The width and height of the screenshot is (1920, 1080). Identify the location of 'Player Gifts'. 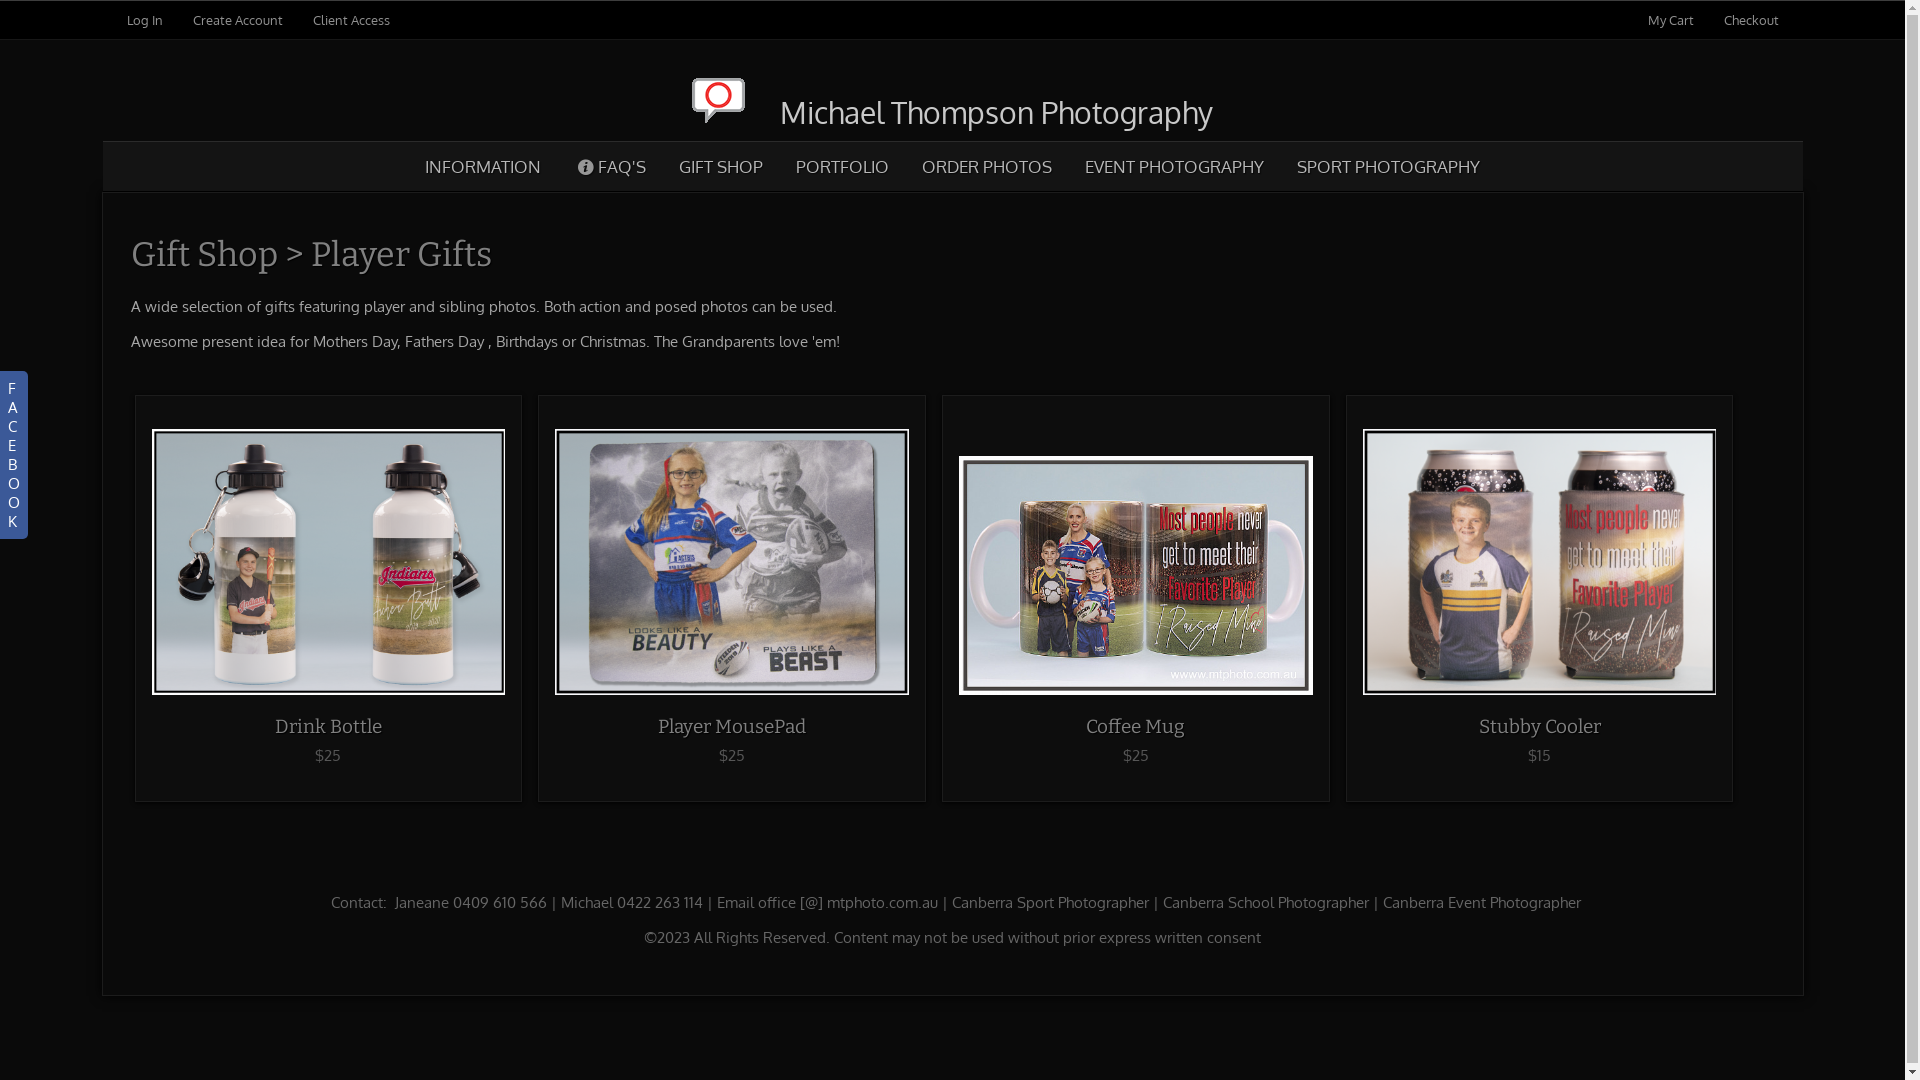
(400, 253).